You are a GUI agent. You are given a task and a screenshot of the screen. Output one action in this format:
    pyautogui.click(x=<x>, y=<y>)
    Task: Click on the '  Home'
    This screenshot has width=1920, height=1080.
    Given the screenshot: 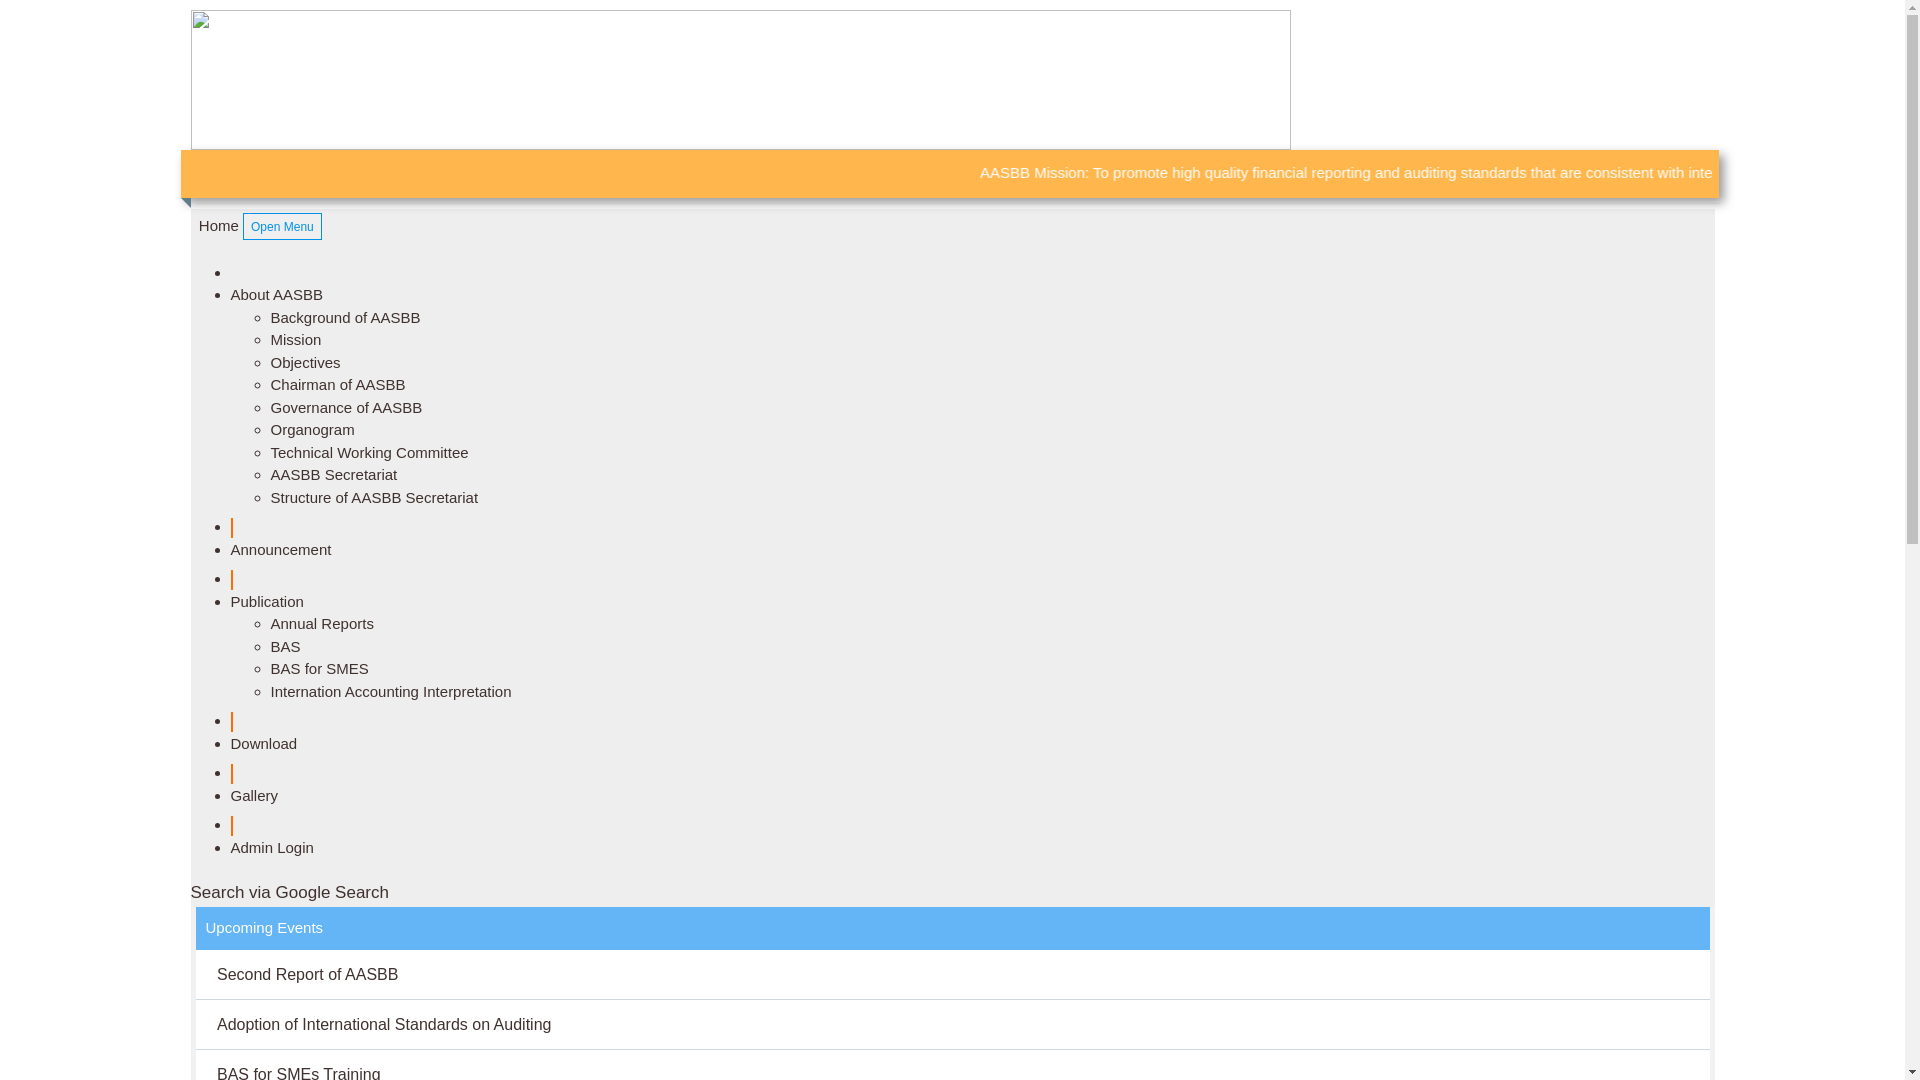 What is the action you would take?
    pyautogui.click(x=214, y=225)
    